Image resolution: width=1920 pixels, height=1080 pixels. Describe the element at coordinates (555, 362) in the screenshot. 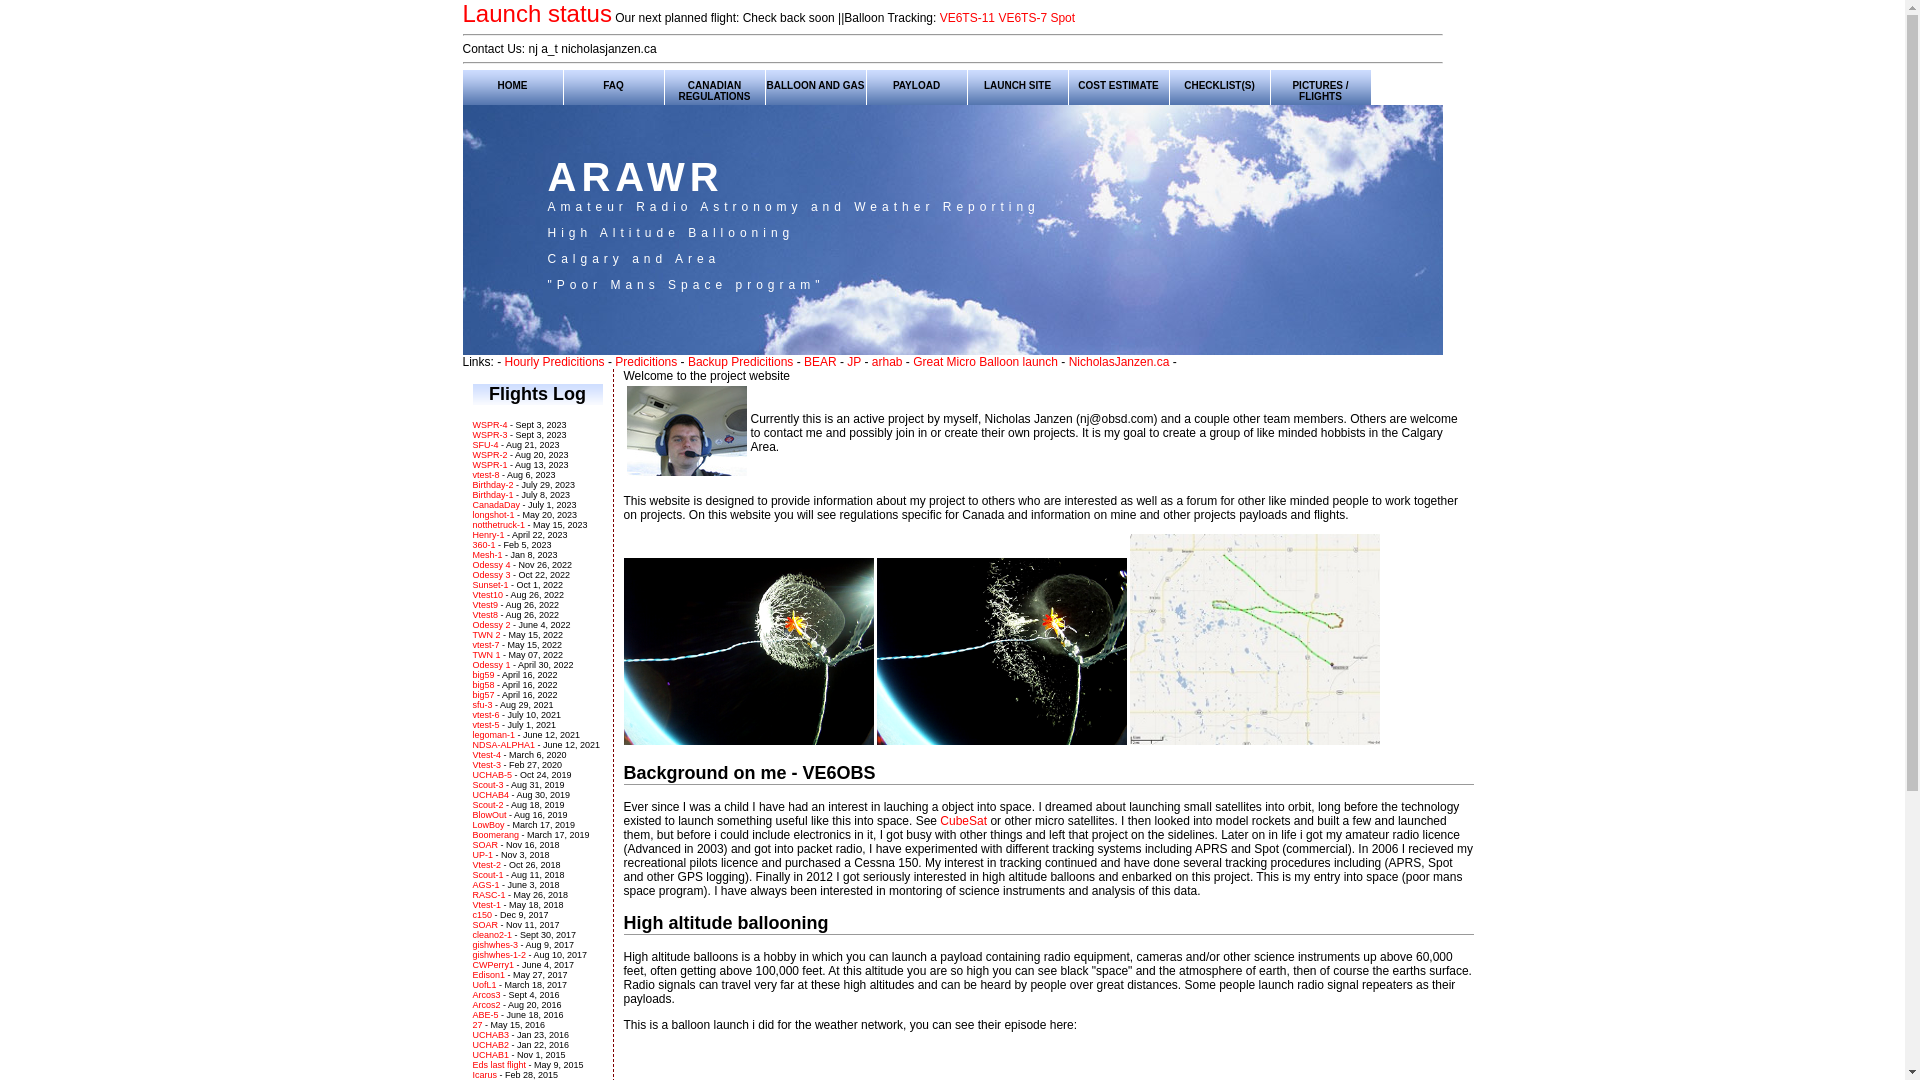

I see `'Hourly Predicitions'` at that location.